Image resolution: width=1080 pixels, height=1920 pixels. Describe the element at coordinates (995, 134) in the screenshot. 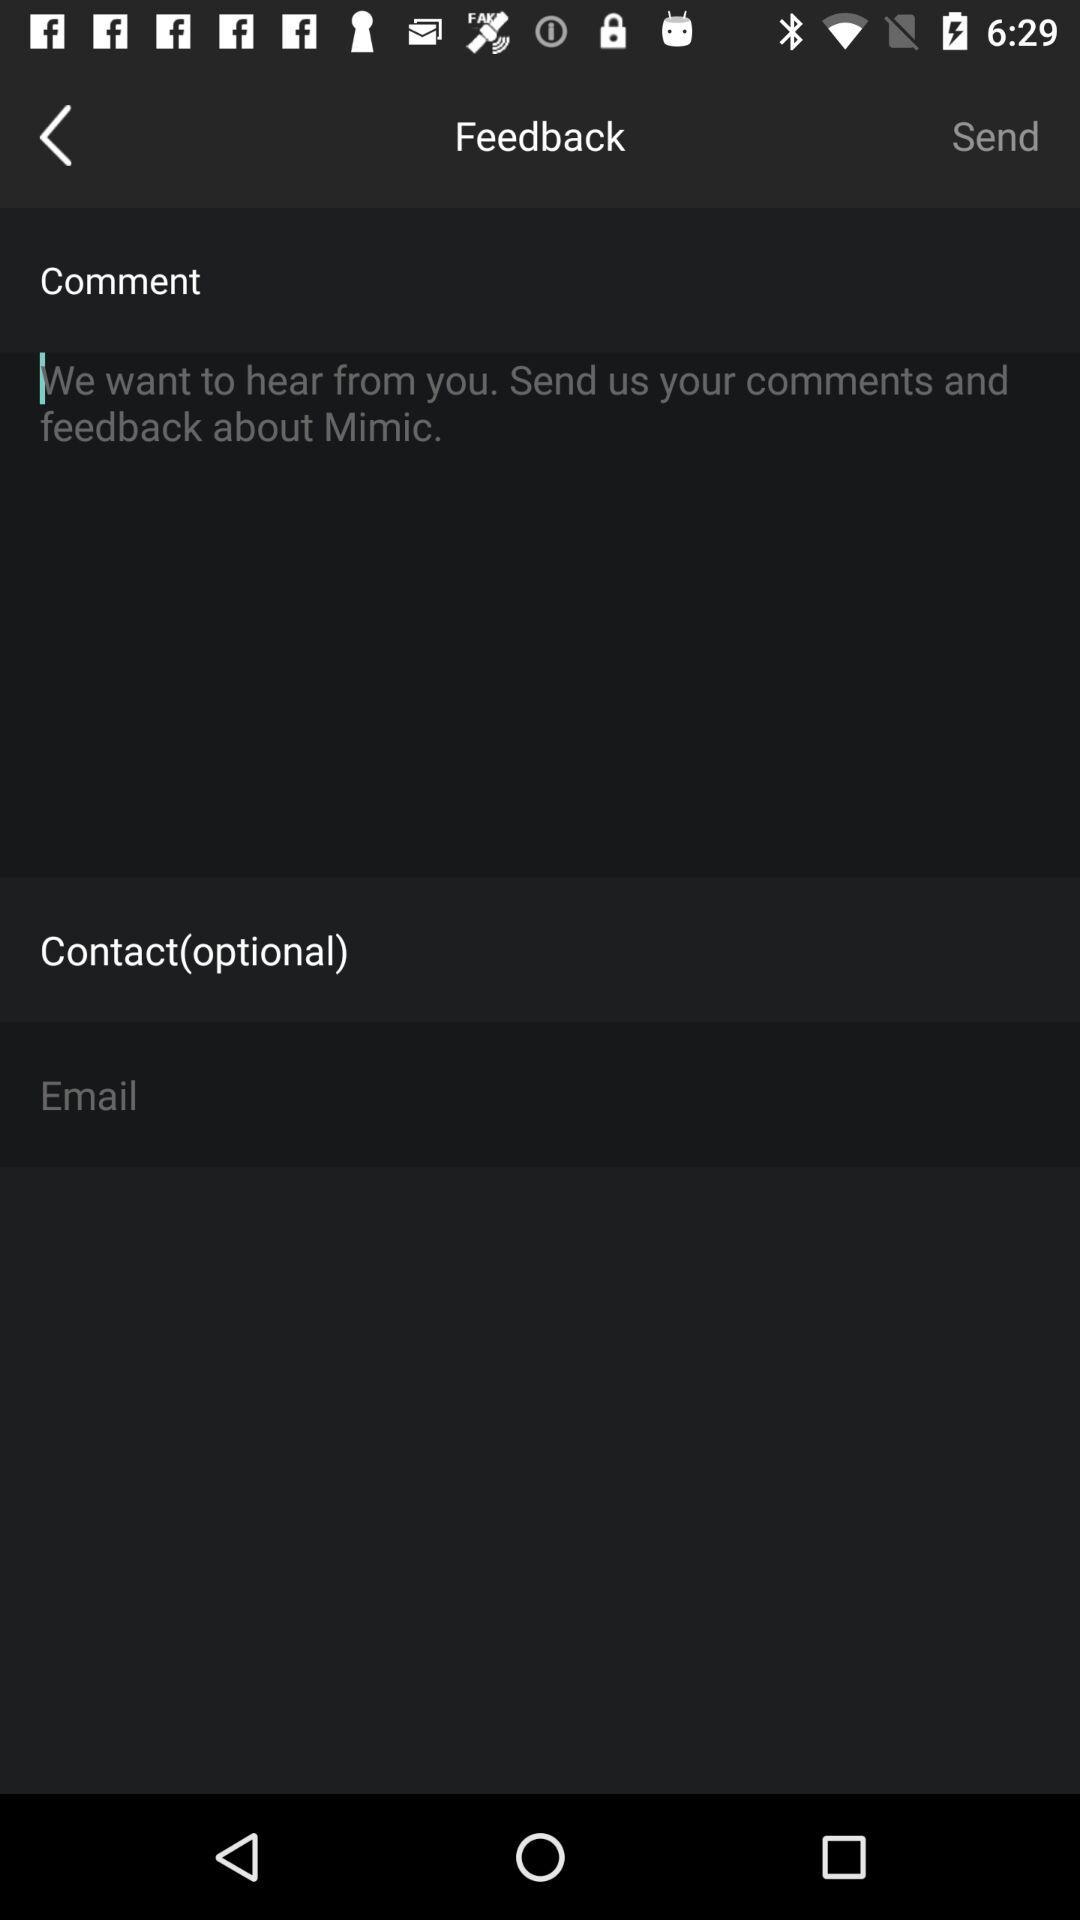

I see `the send at the top right corner` at that location.